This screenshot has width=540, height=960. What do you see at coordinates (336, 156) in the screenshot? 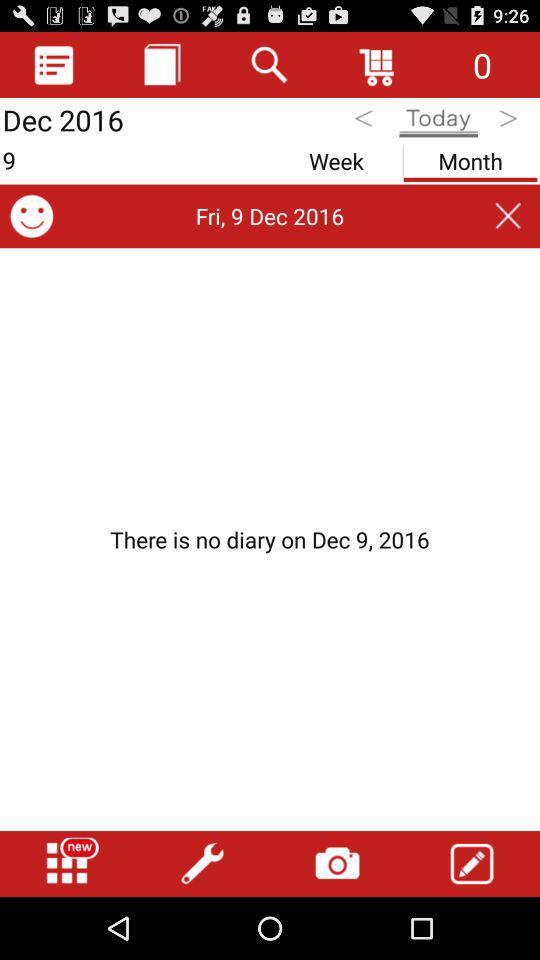
I see `app next to 9 item` at bounding box center [336, 156].